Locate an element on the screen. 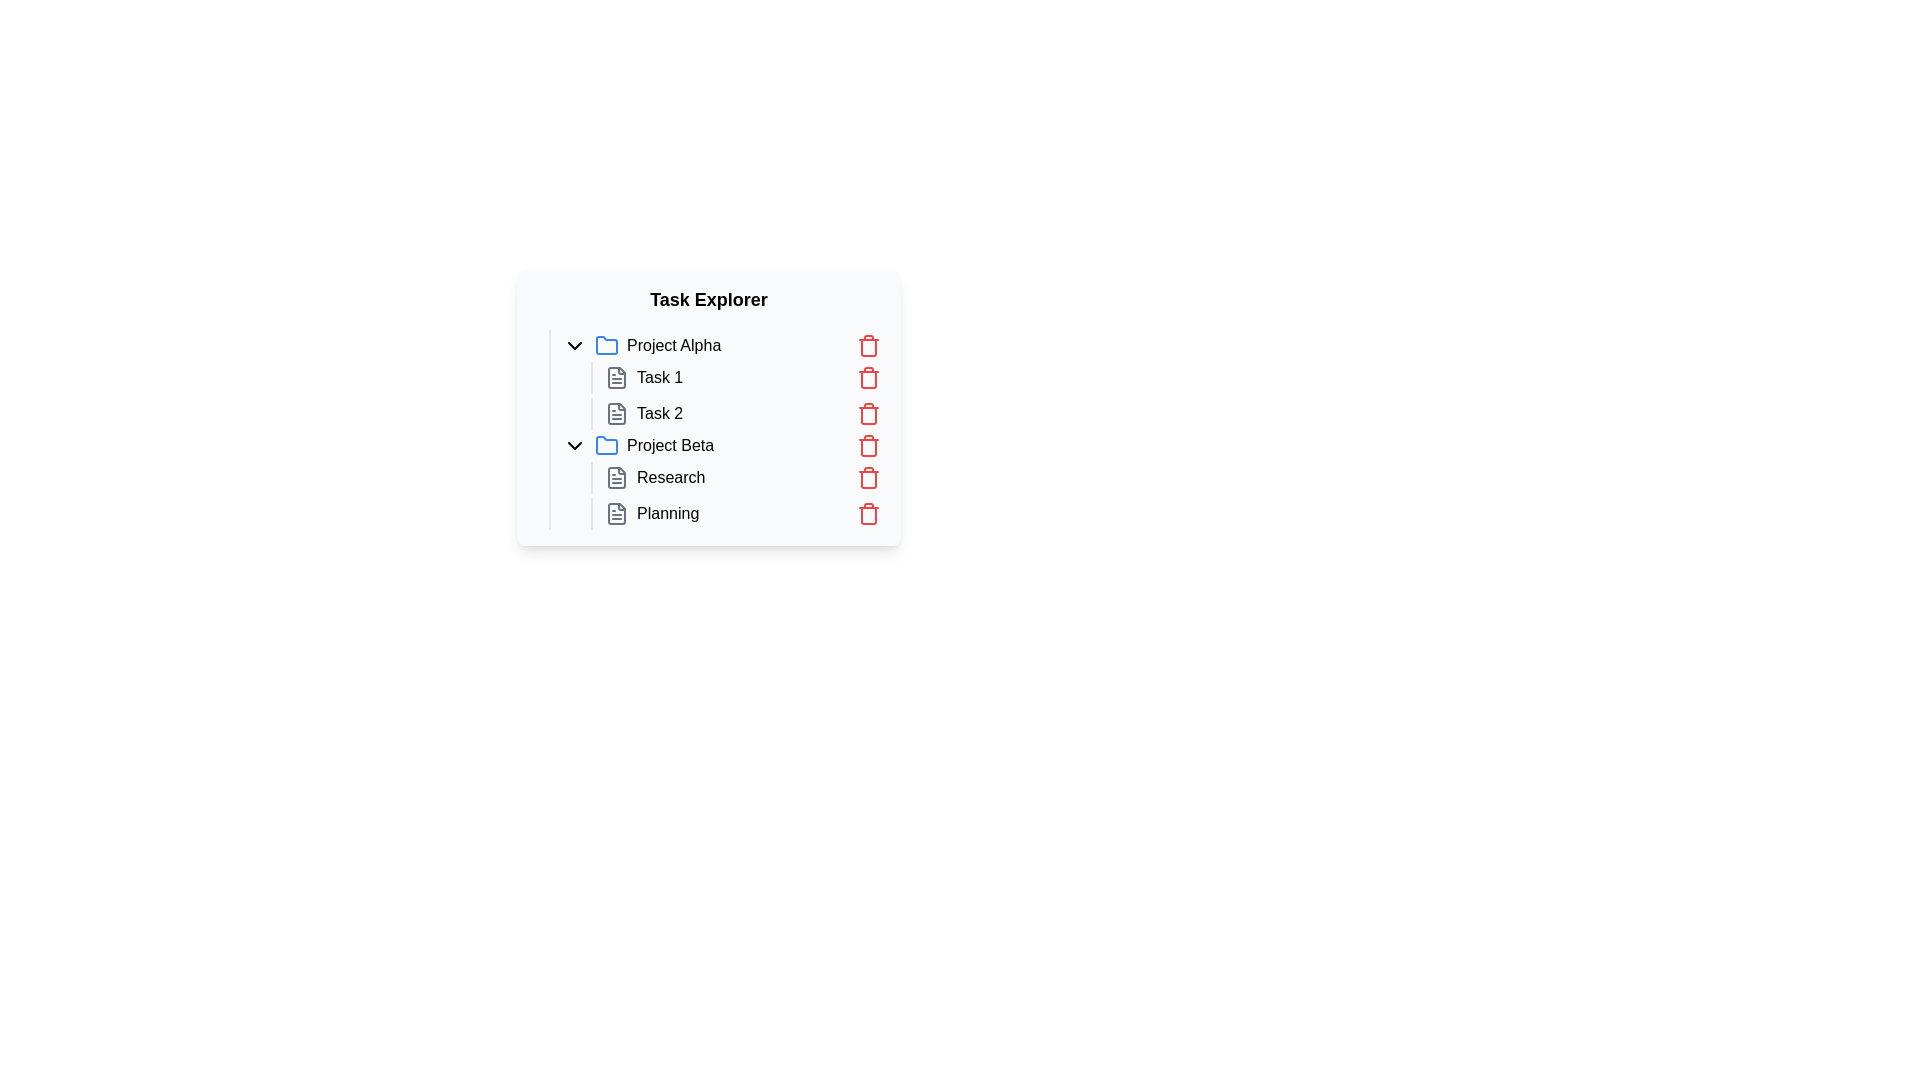  the 'Task 2' item in the 'Project Alpha' section is located at coordinates (737, 412).